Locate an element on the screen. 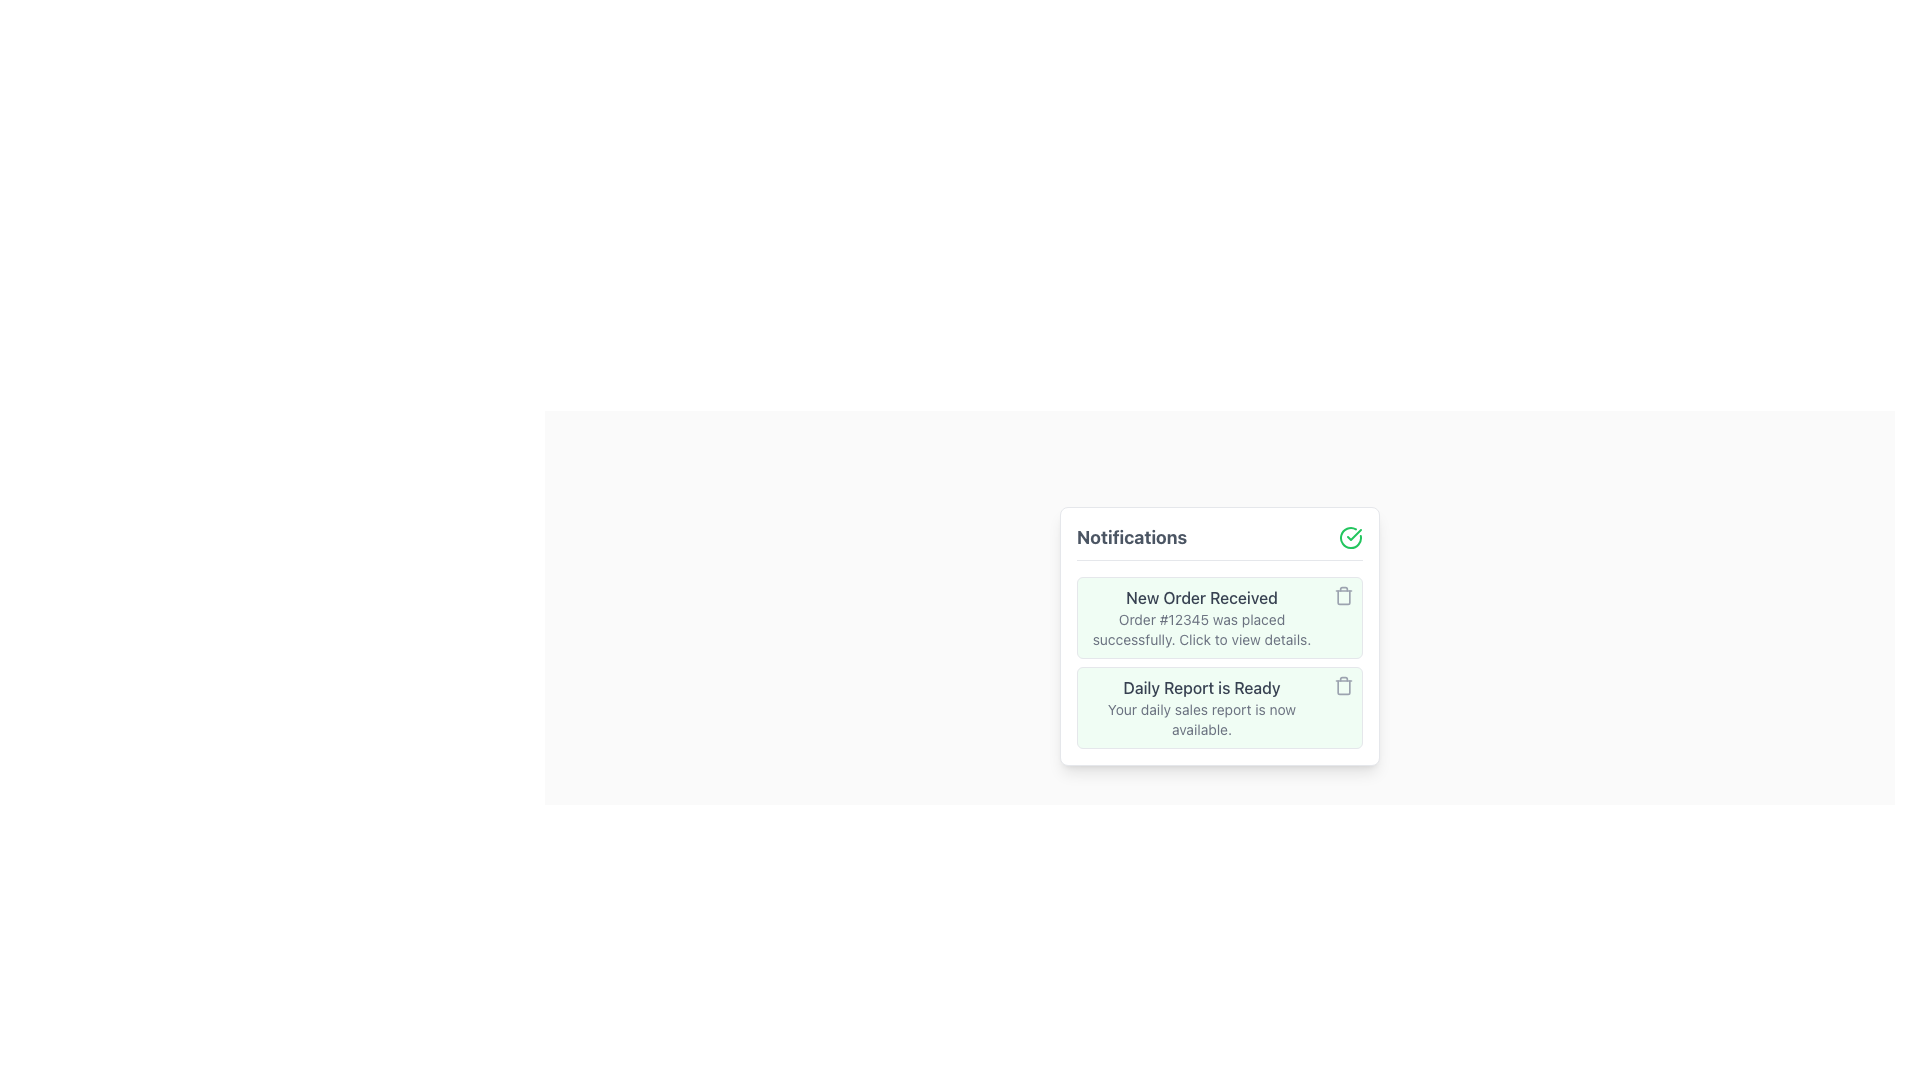  text label that says 'Order #12345 was placed successfully. Click to view details.' which is located beneath the heading 'New Order Received' in the notification panel is located at coordinates (1200, 628).